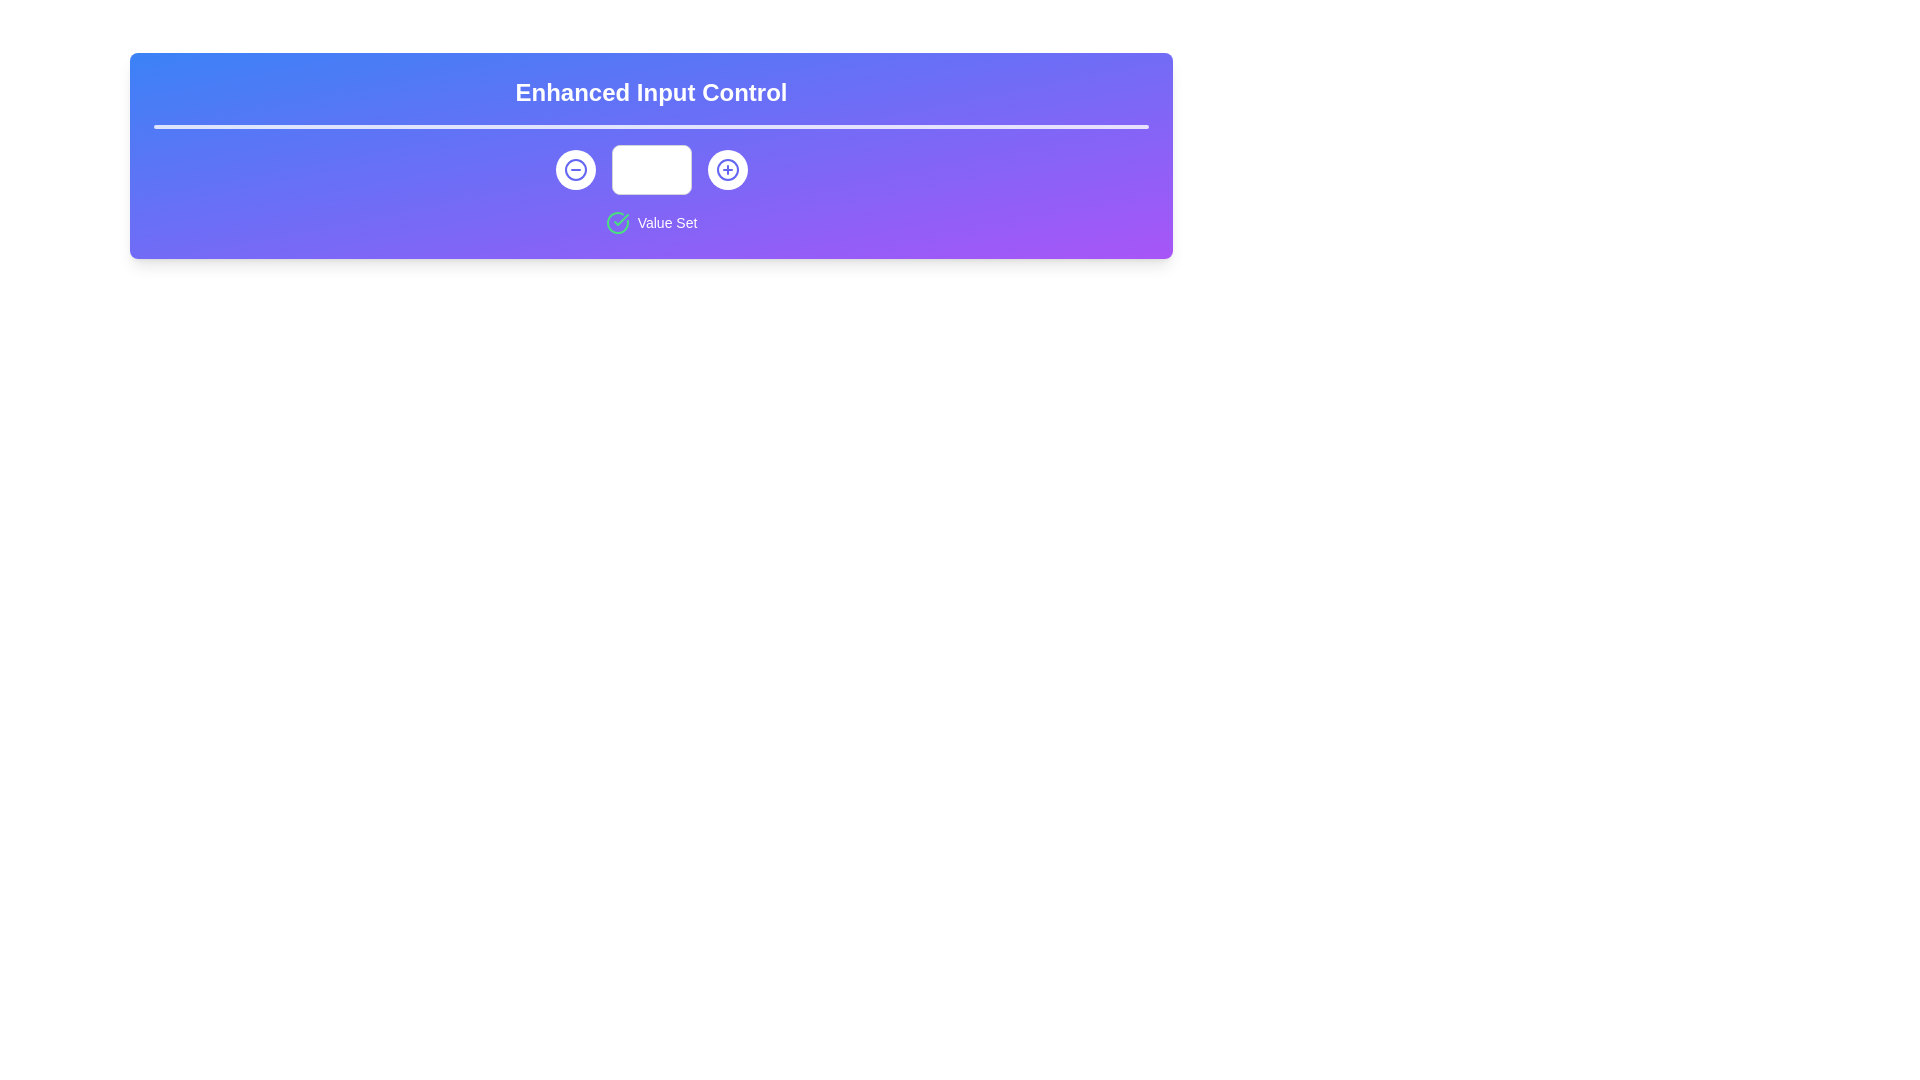 Image resolution: width=1920 pixels, height=1080 pixels. What do you see at coordinates (574, 168) in the screenshot?
I see `the SVG circle element that represents a circle within the circle-minus icon, located to the left of the input field` at bounding box center [574, 168].